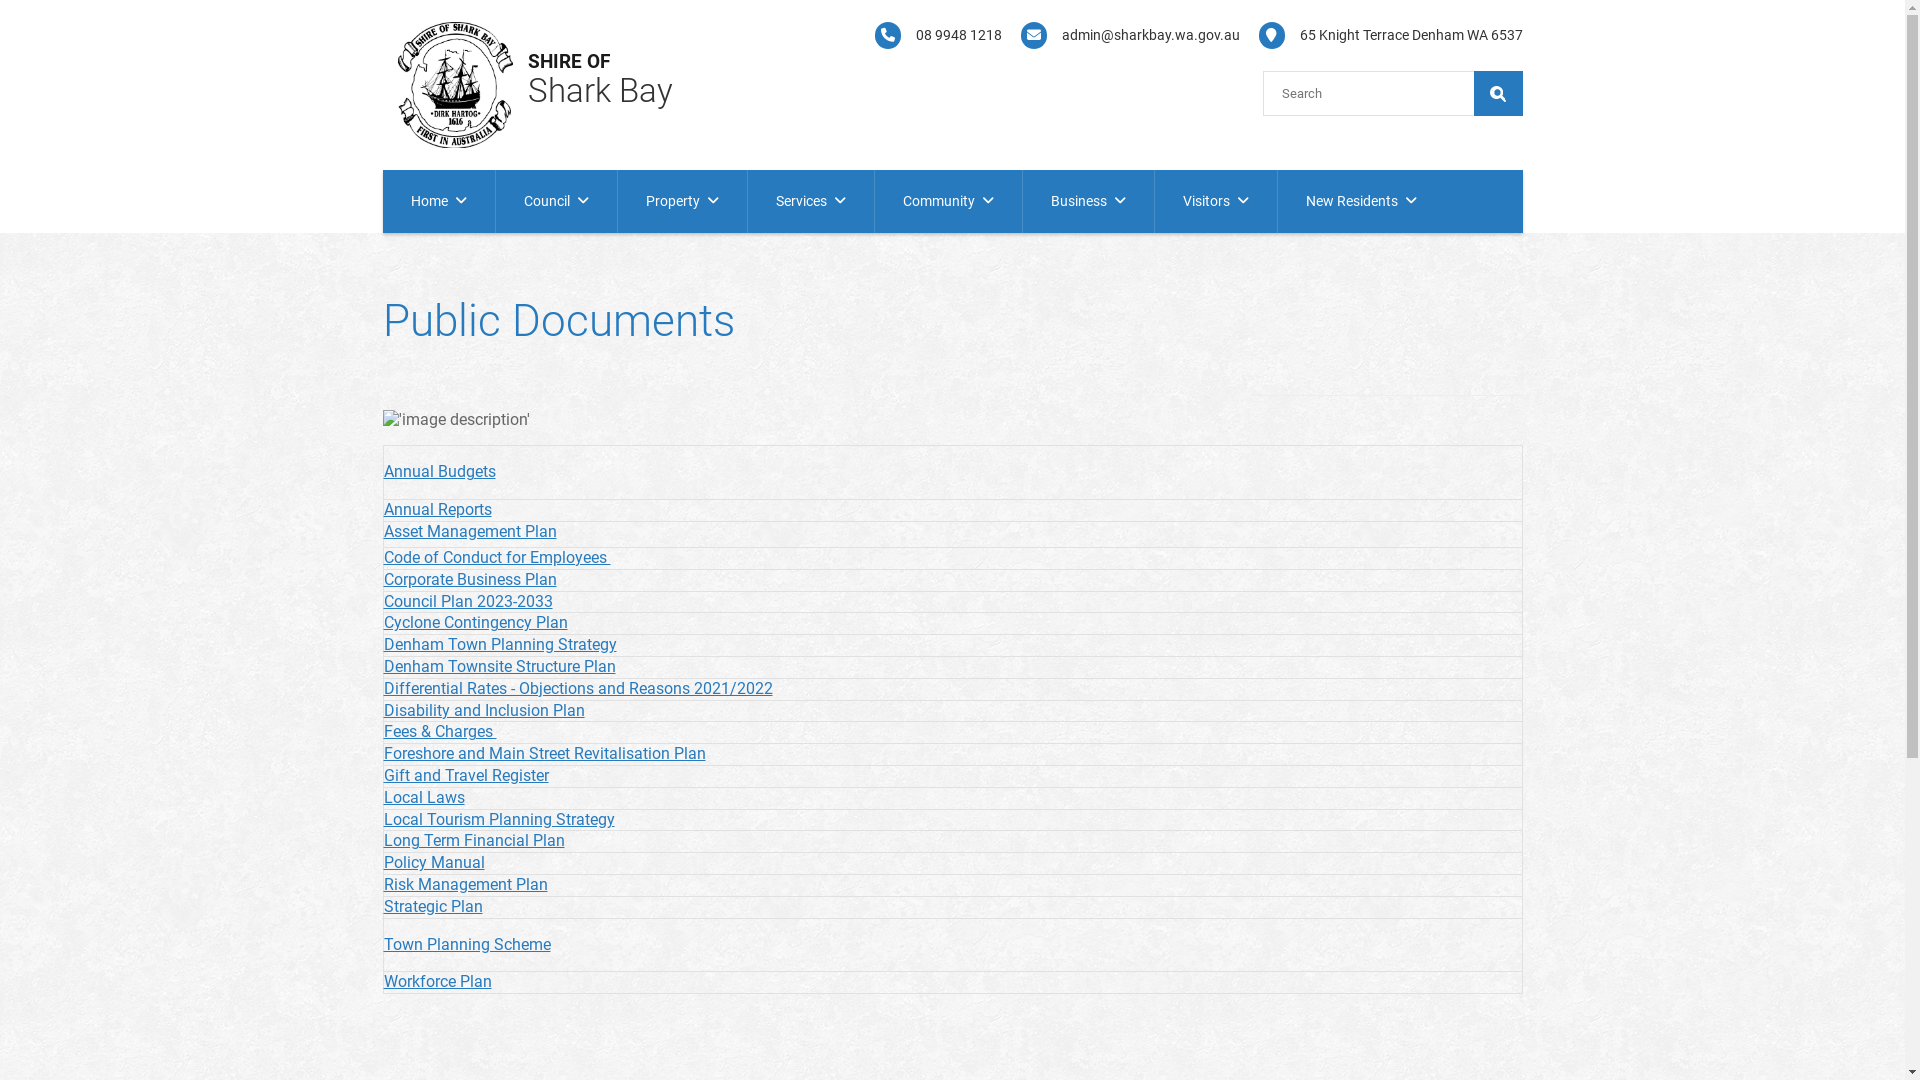 The height and width of the screenshot is (1080, 1920). What do you see at coordinates (384, 906) in the screenshot?
I see `'Strategic Plan'` at bounding box center [384, 906].